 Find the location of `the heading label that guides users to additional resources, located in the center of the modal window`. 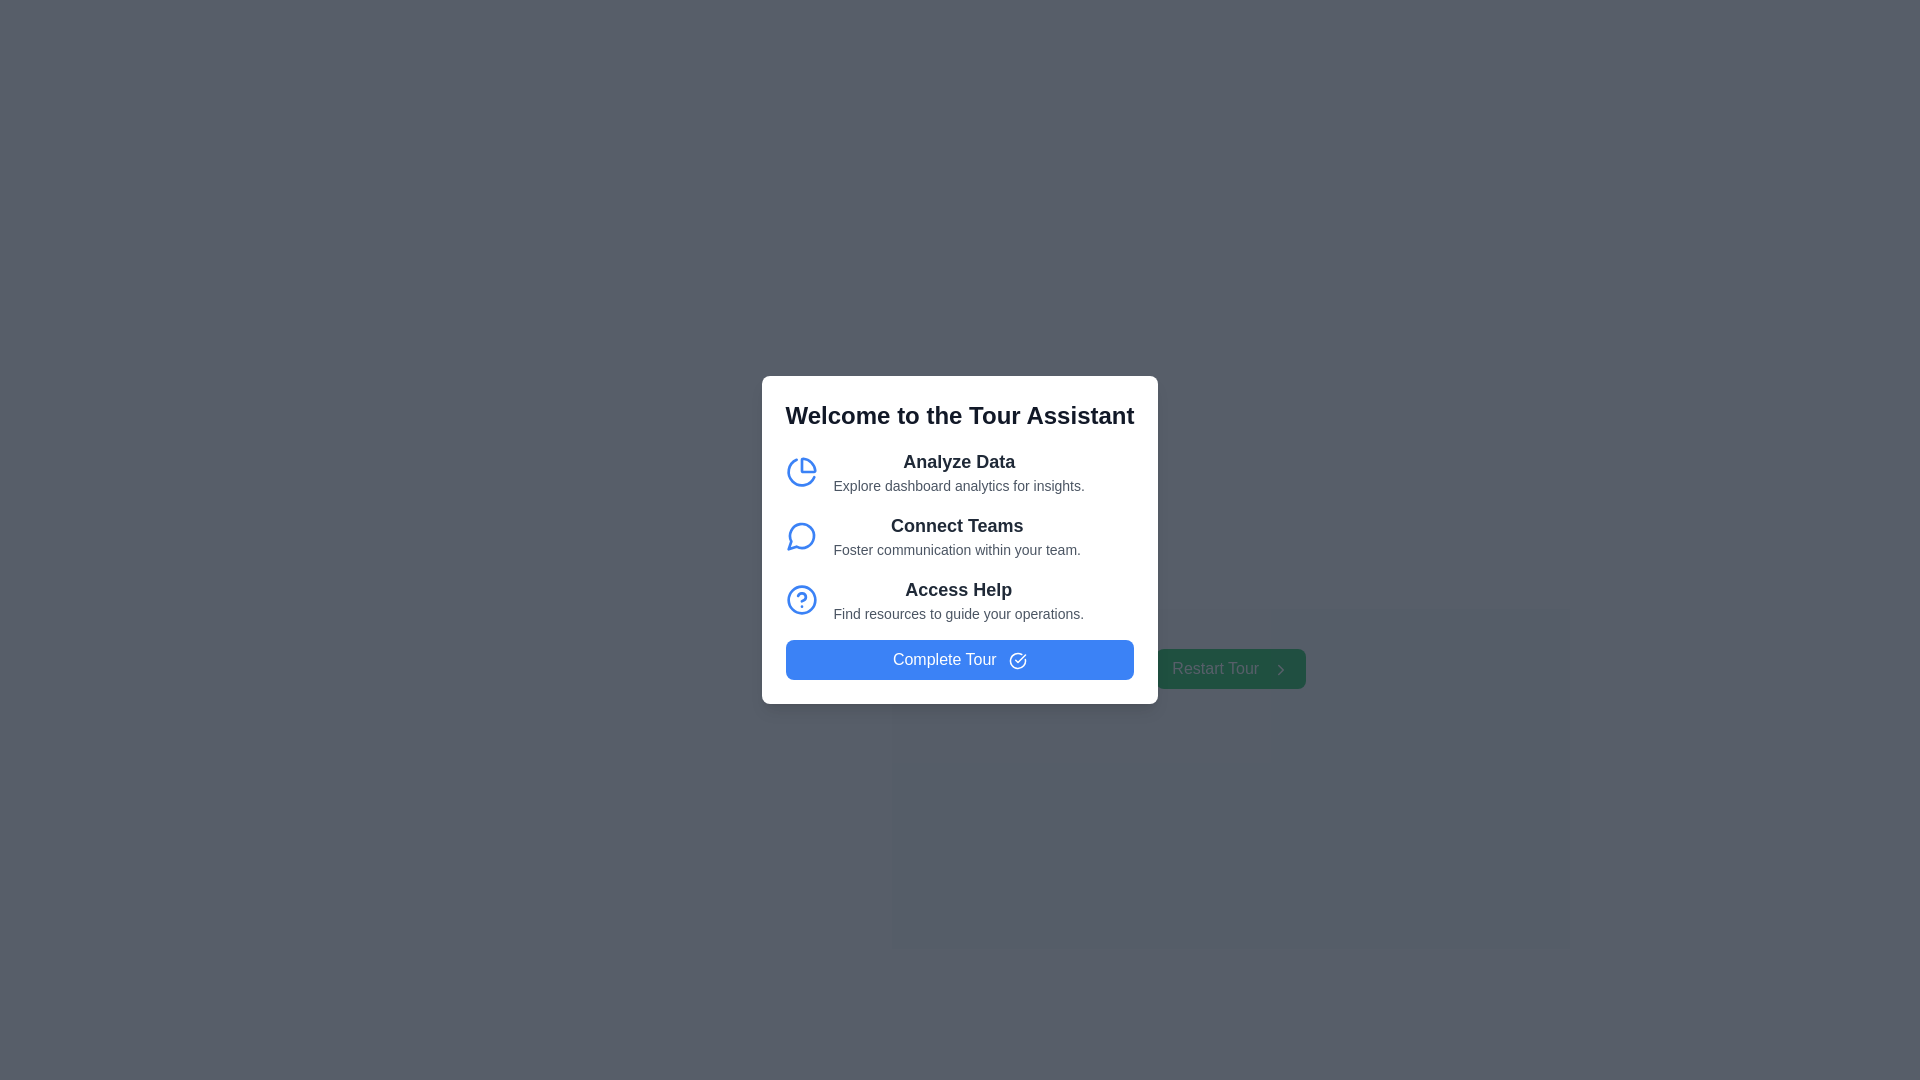

the heading label that guides users to additional resources, located in the center of the modal window is located at coordinates (957, 589).